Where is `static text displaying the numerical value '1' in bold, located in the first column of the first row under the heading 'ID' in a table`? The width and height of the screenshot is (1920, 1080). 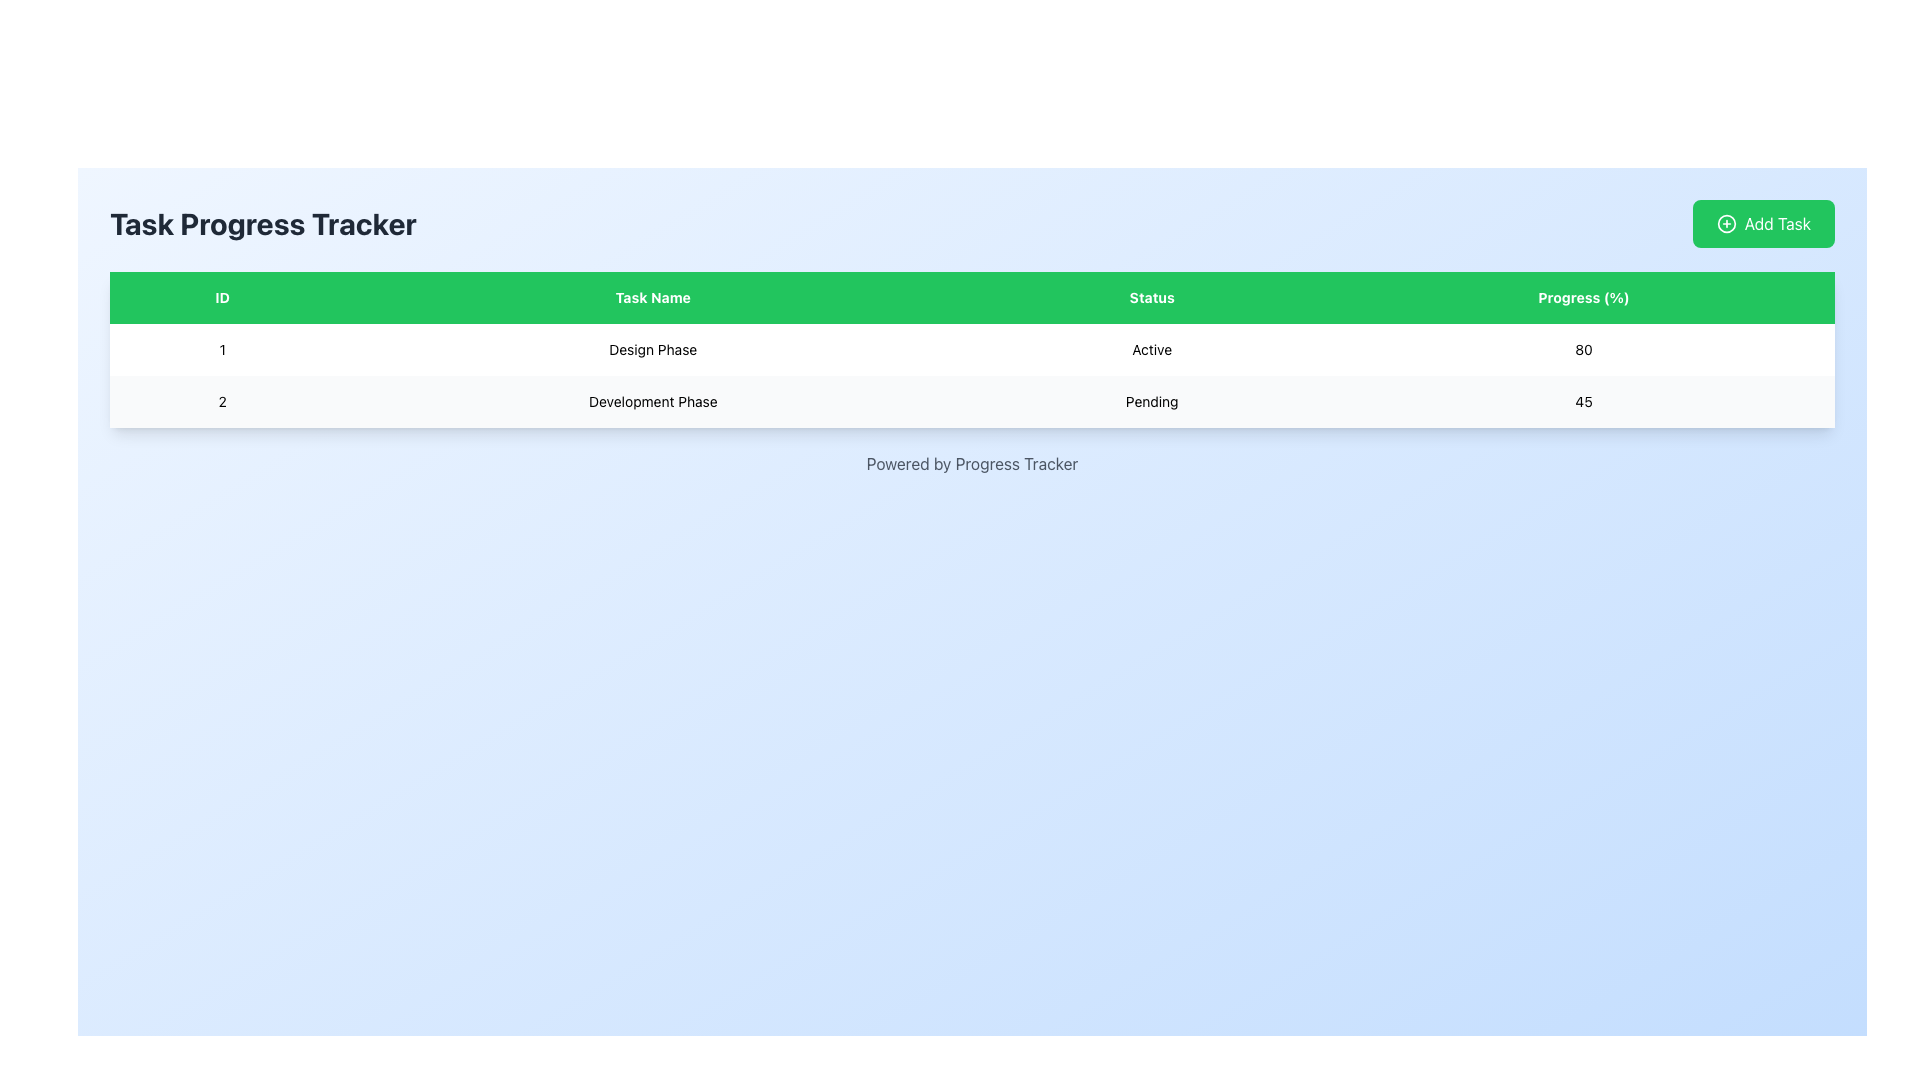 static text displaying the numerical value '1' in bold, located in the first column of the first row under the heading 'ID' in a table is located at coordinates (222, 349).